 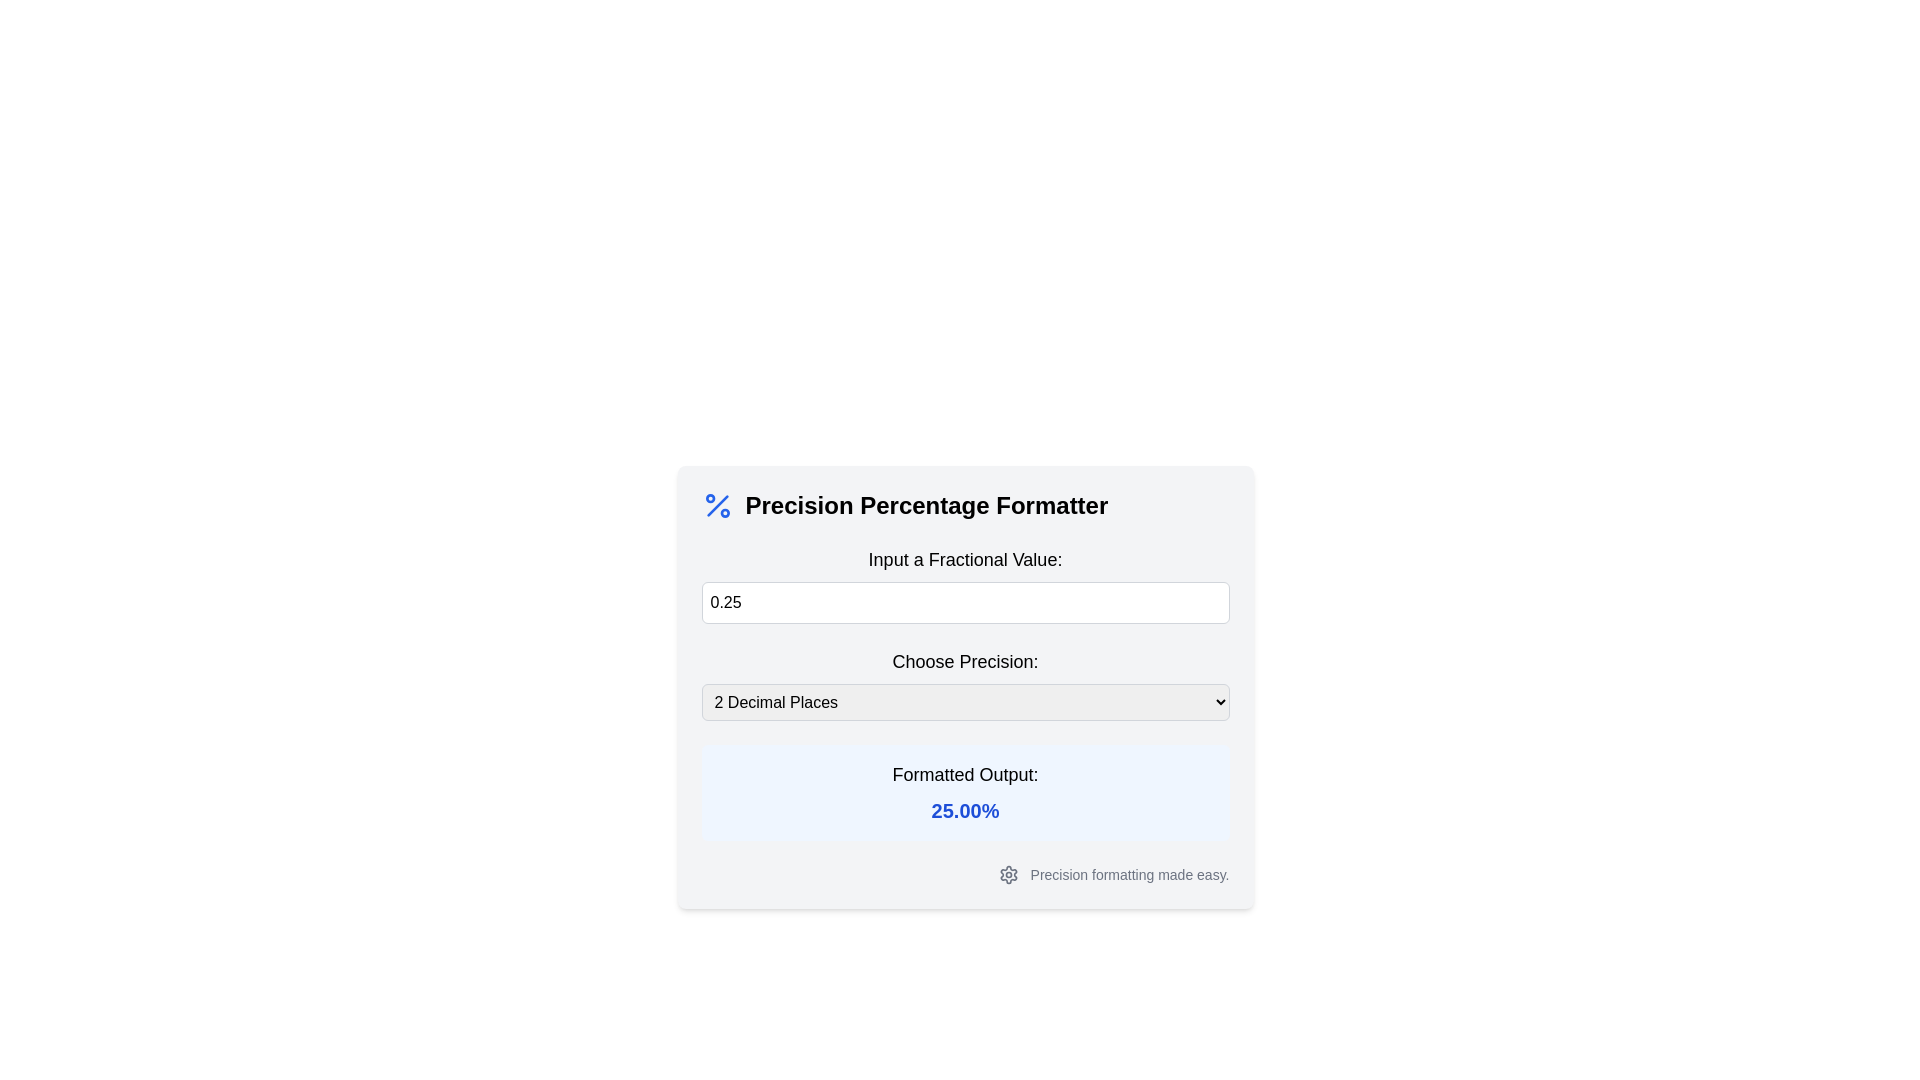 What do you see at coordinates (965, 683) in the screenshot?
I see `the dropdown menu labeled 'Choose Precision:' which contains options for decimal precision levels` at bounding box center [965, 683].